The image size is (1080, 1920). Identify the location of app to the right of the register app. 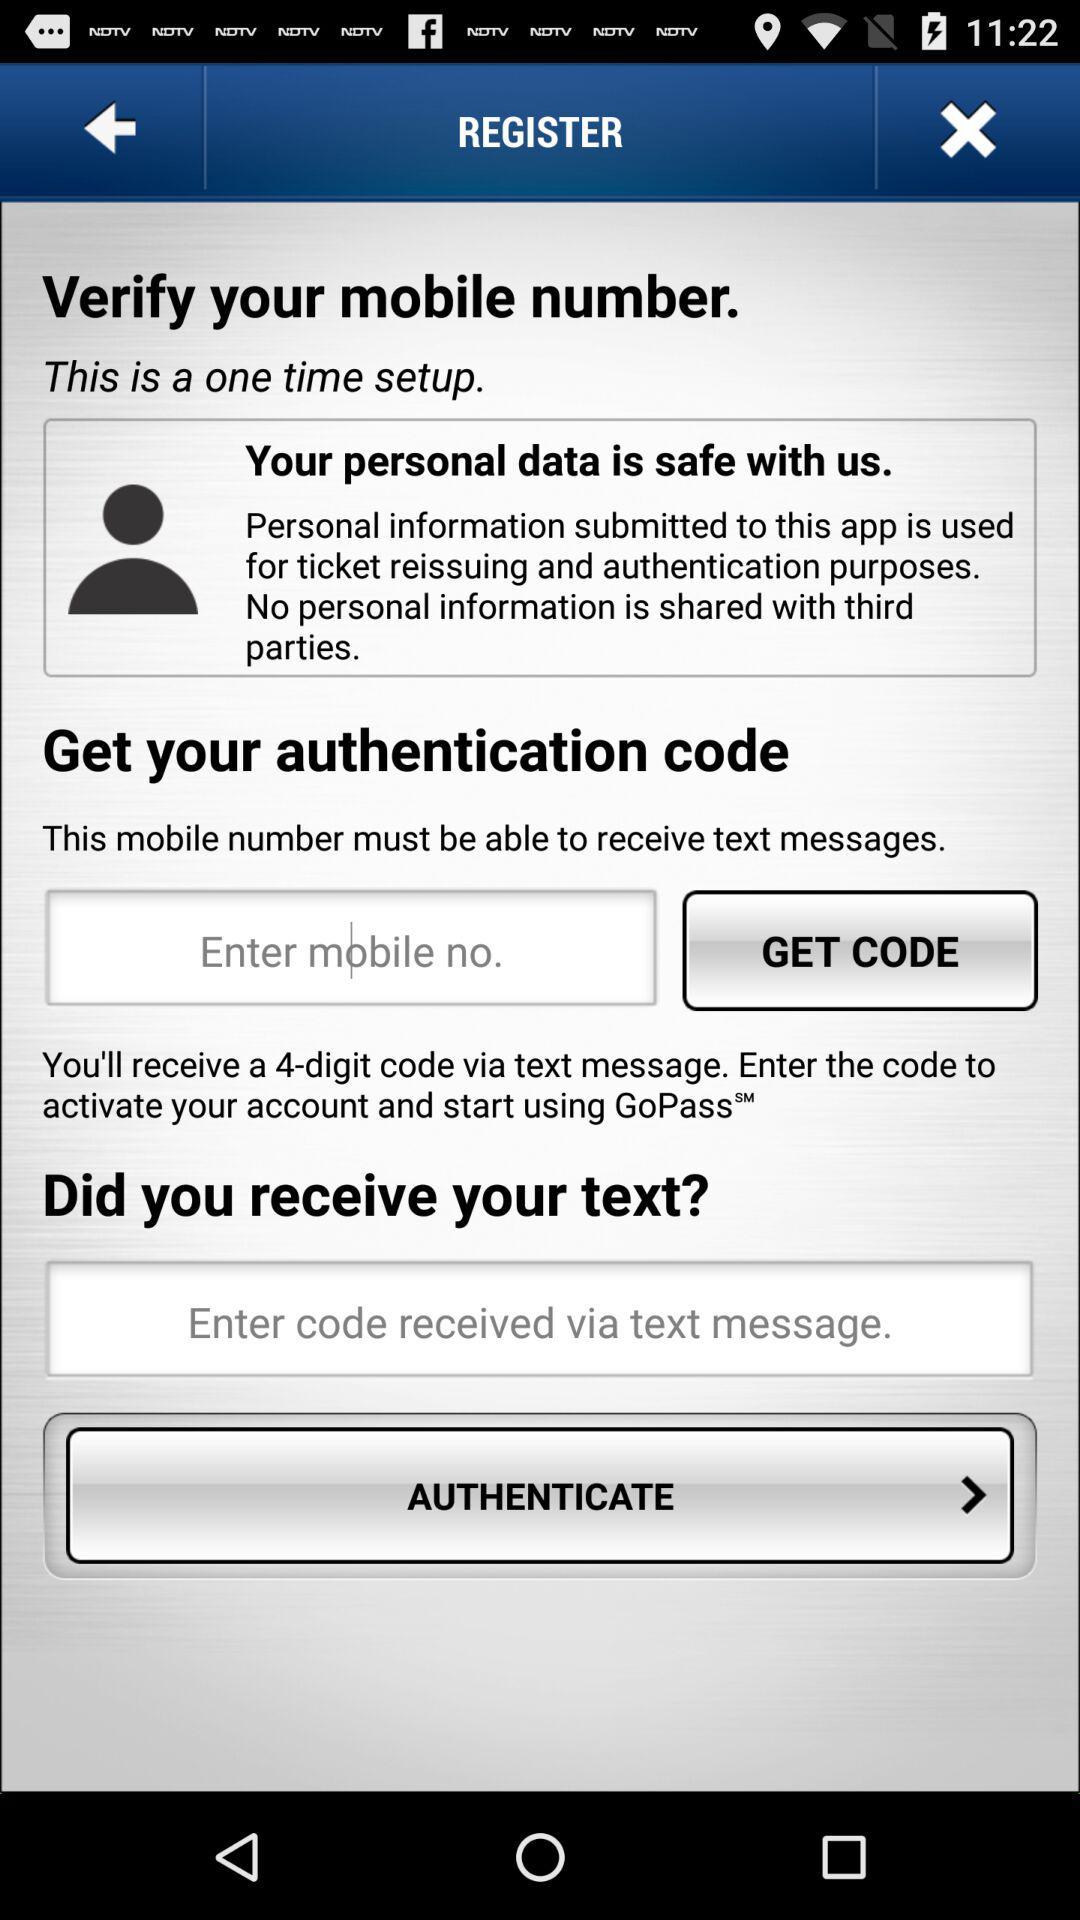
(964, 129).